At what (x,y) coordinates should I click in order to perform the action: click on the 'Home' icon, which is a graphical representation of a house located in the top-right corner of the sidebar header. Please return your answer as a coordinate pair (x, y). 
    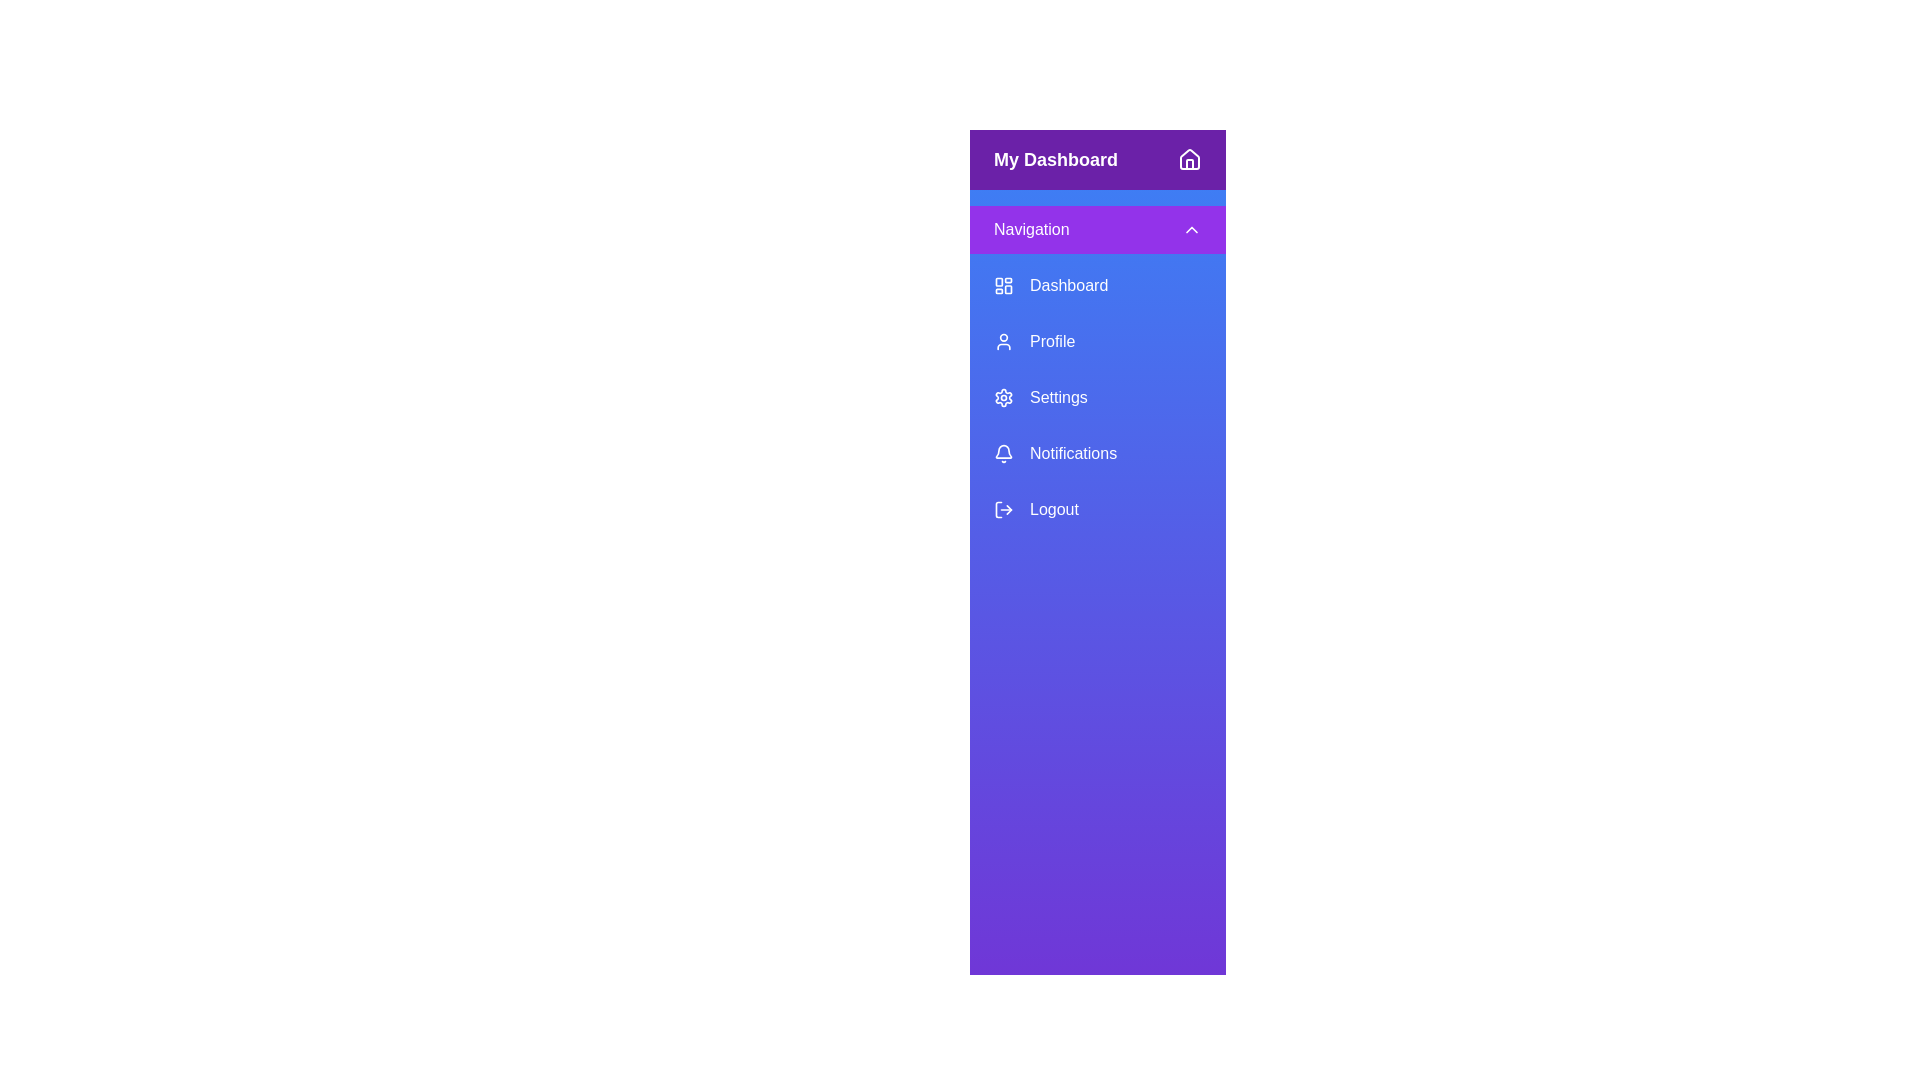
    Looking at the image, I should click on (1190, 157).